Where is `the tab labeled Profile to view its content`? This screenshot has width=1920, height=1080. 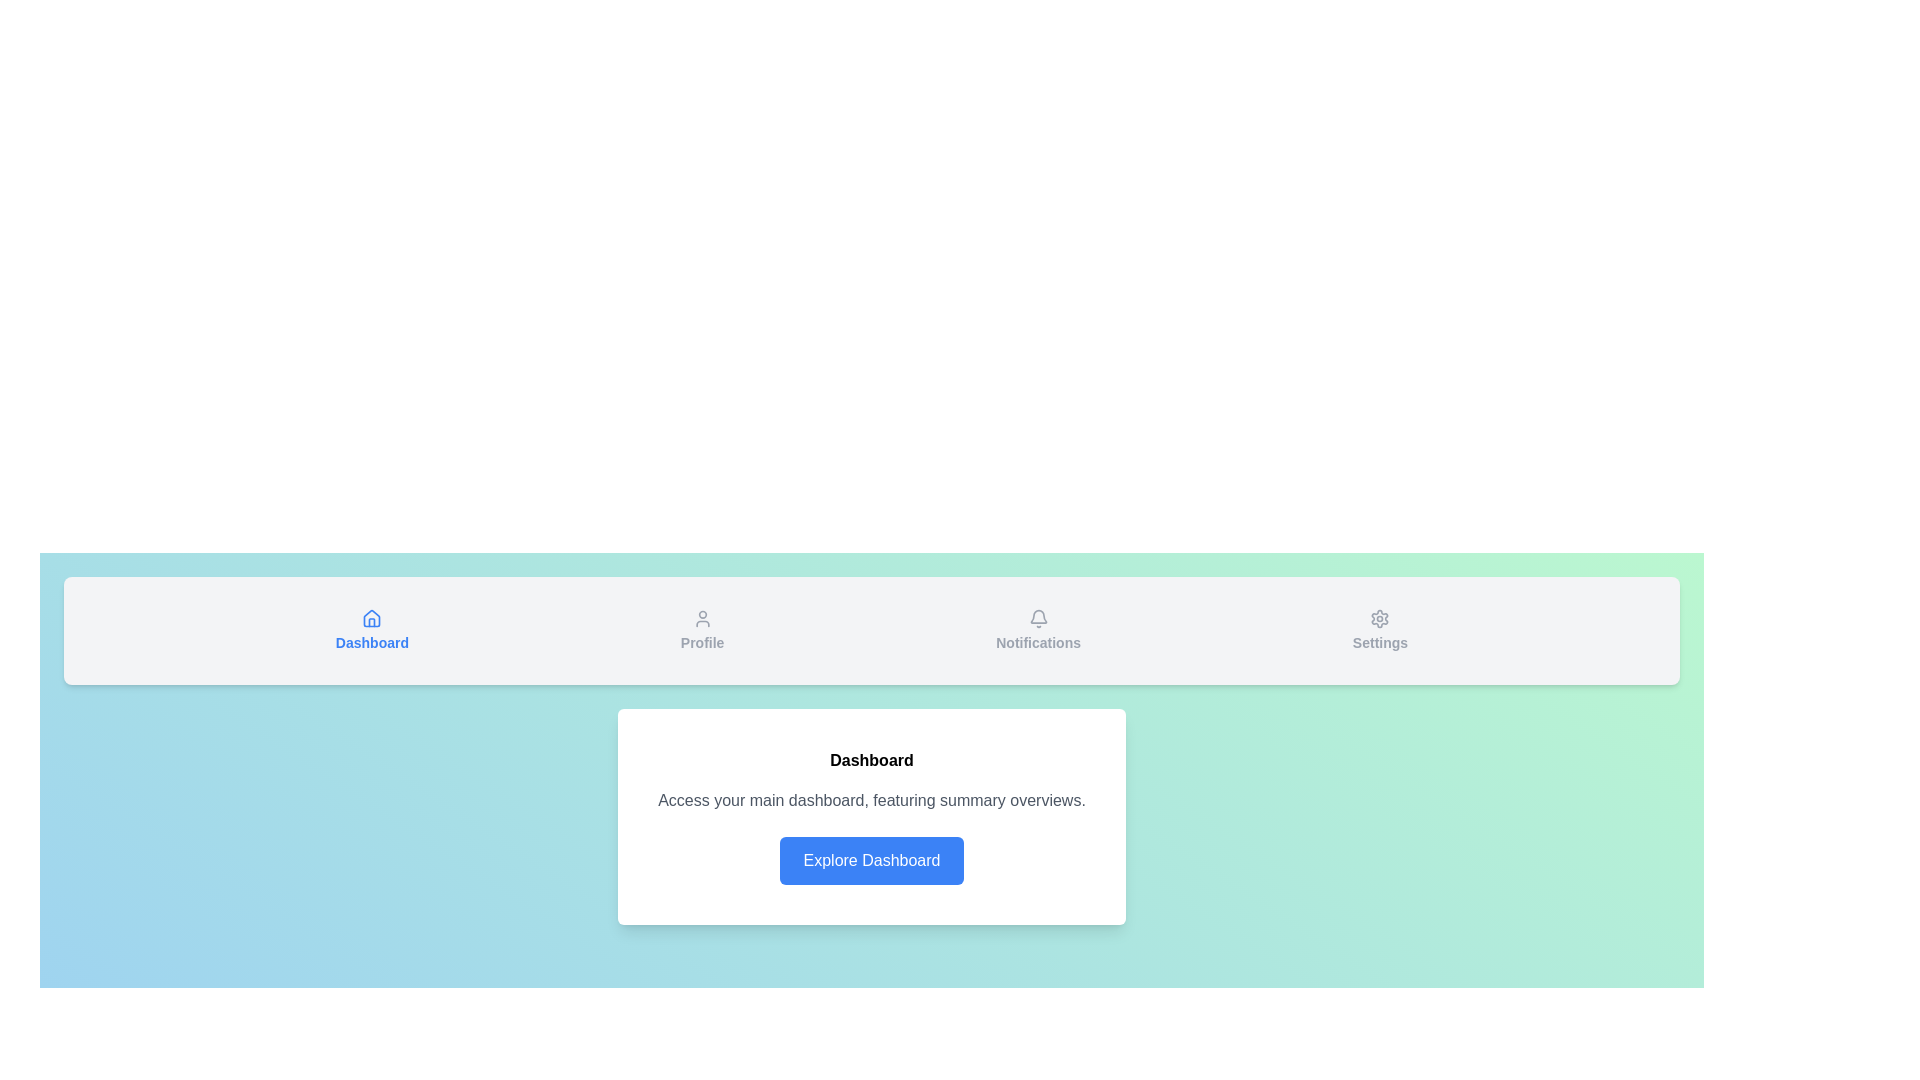 the tab labeled Profile to view its content is located at coordinates (701, 631).